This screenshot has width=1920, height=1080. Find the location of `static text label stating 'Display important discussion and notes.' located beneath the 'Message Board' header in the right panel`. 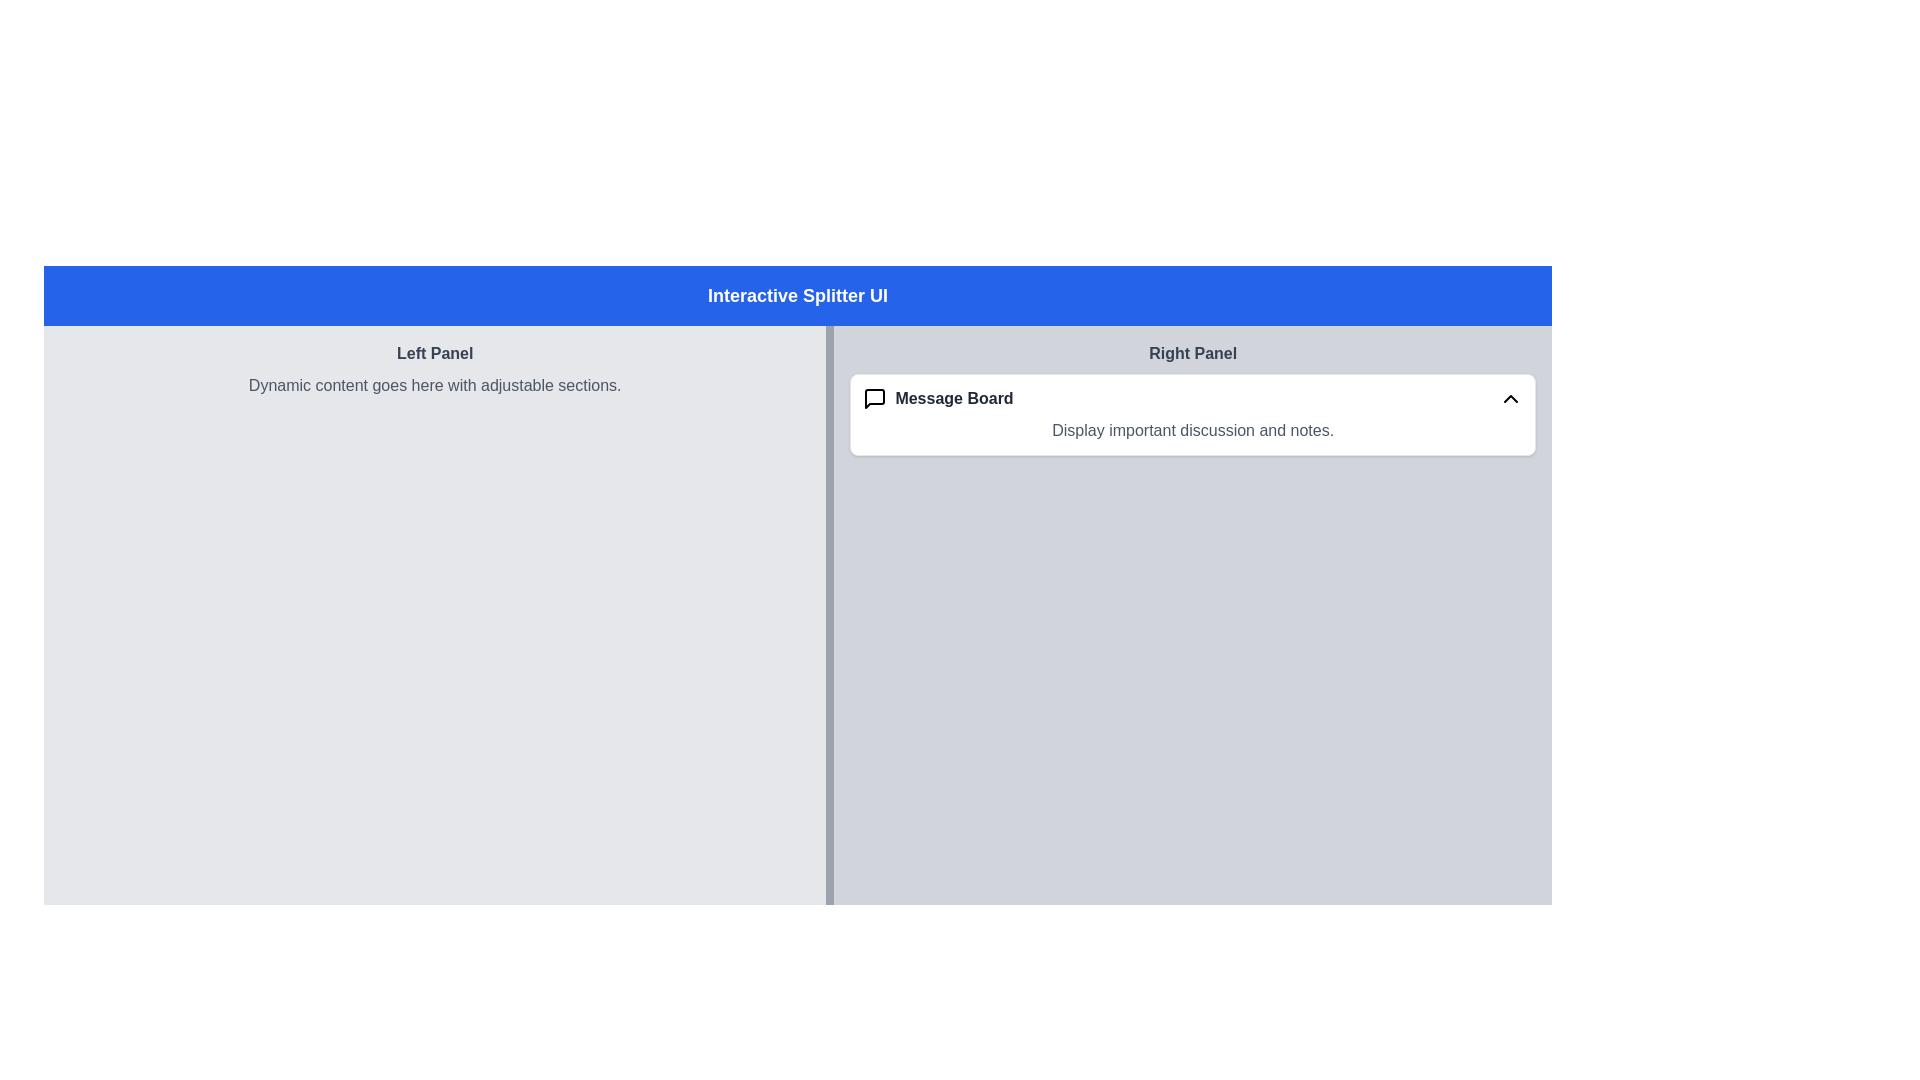

static text label stating 'Display important discussion and notes.' located beneath the 'Message Board' header in the right panel is located at coordinates (1193, 430).